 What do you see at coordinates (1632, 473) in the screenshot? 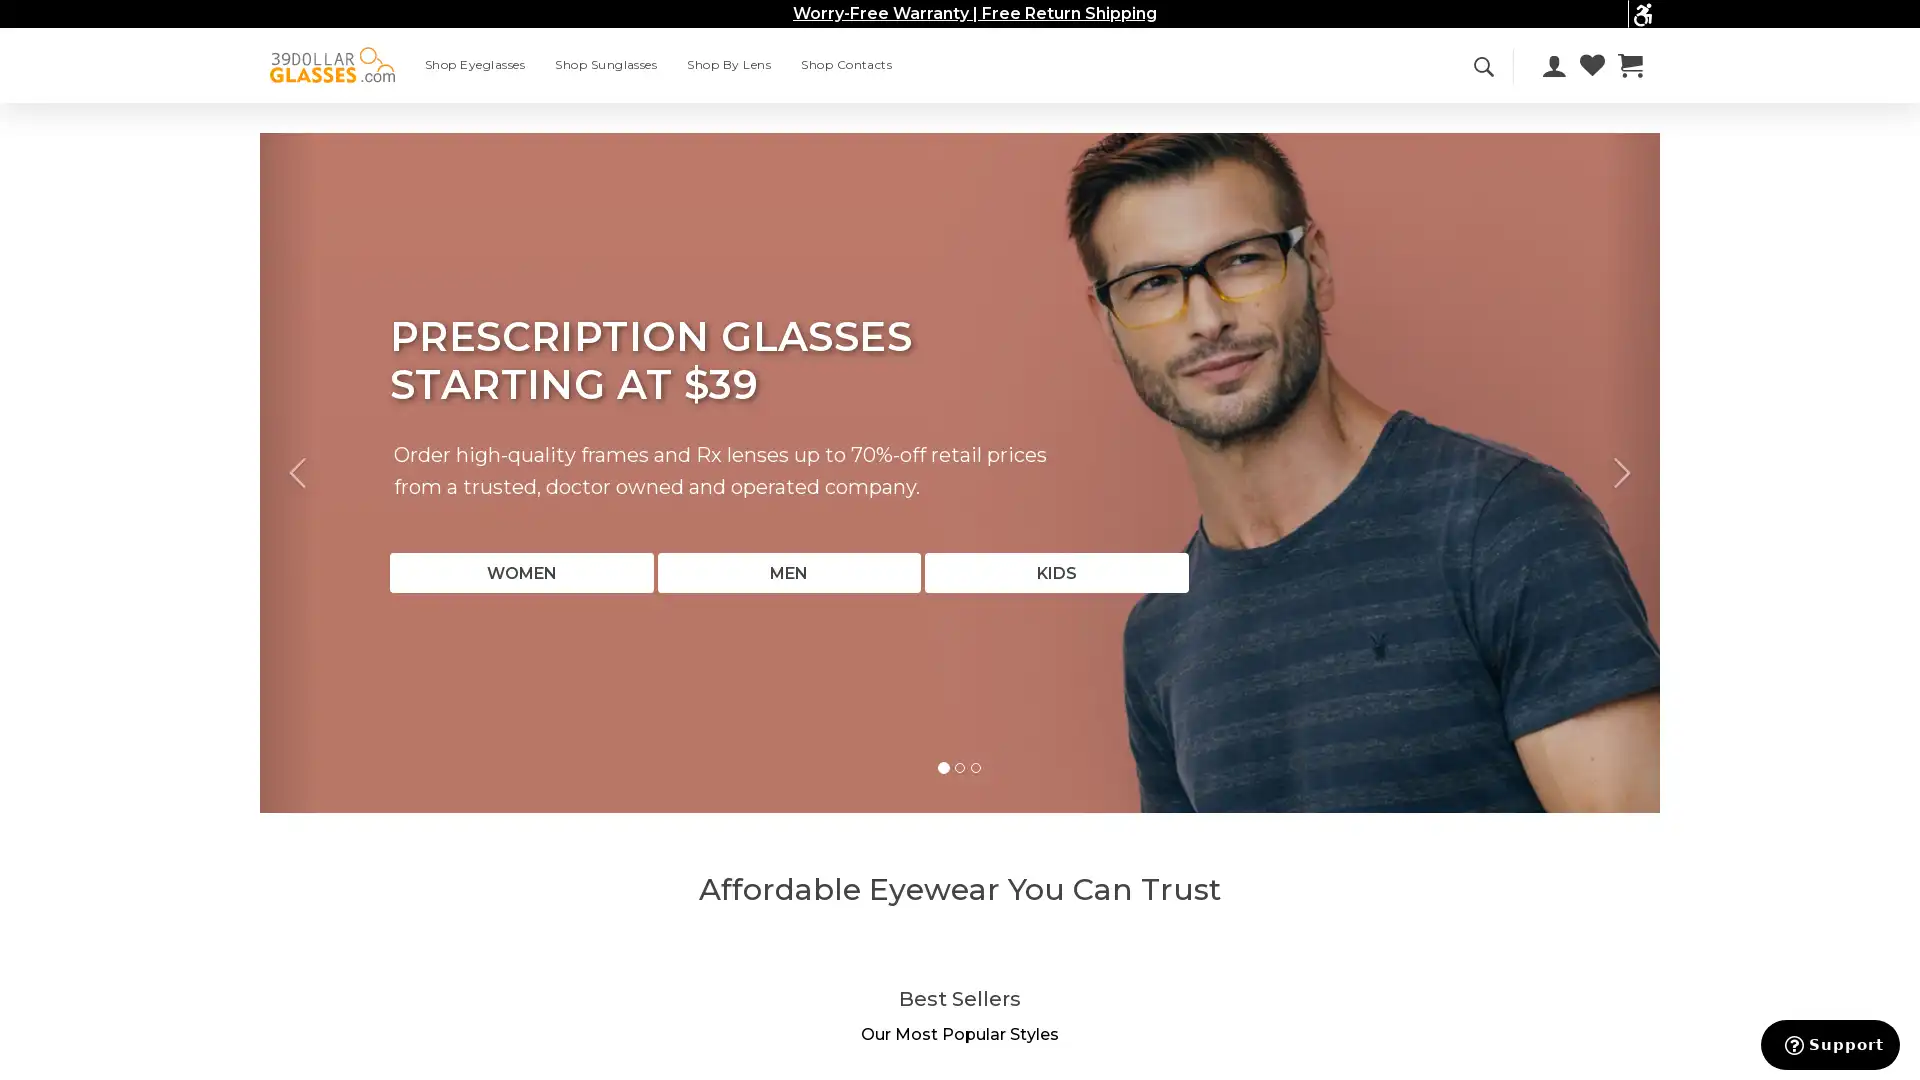
I see `Next` at bounding box center [1632, 473].